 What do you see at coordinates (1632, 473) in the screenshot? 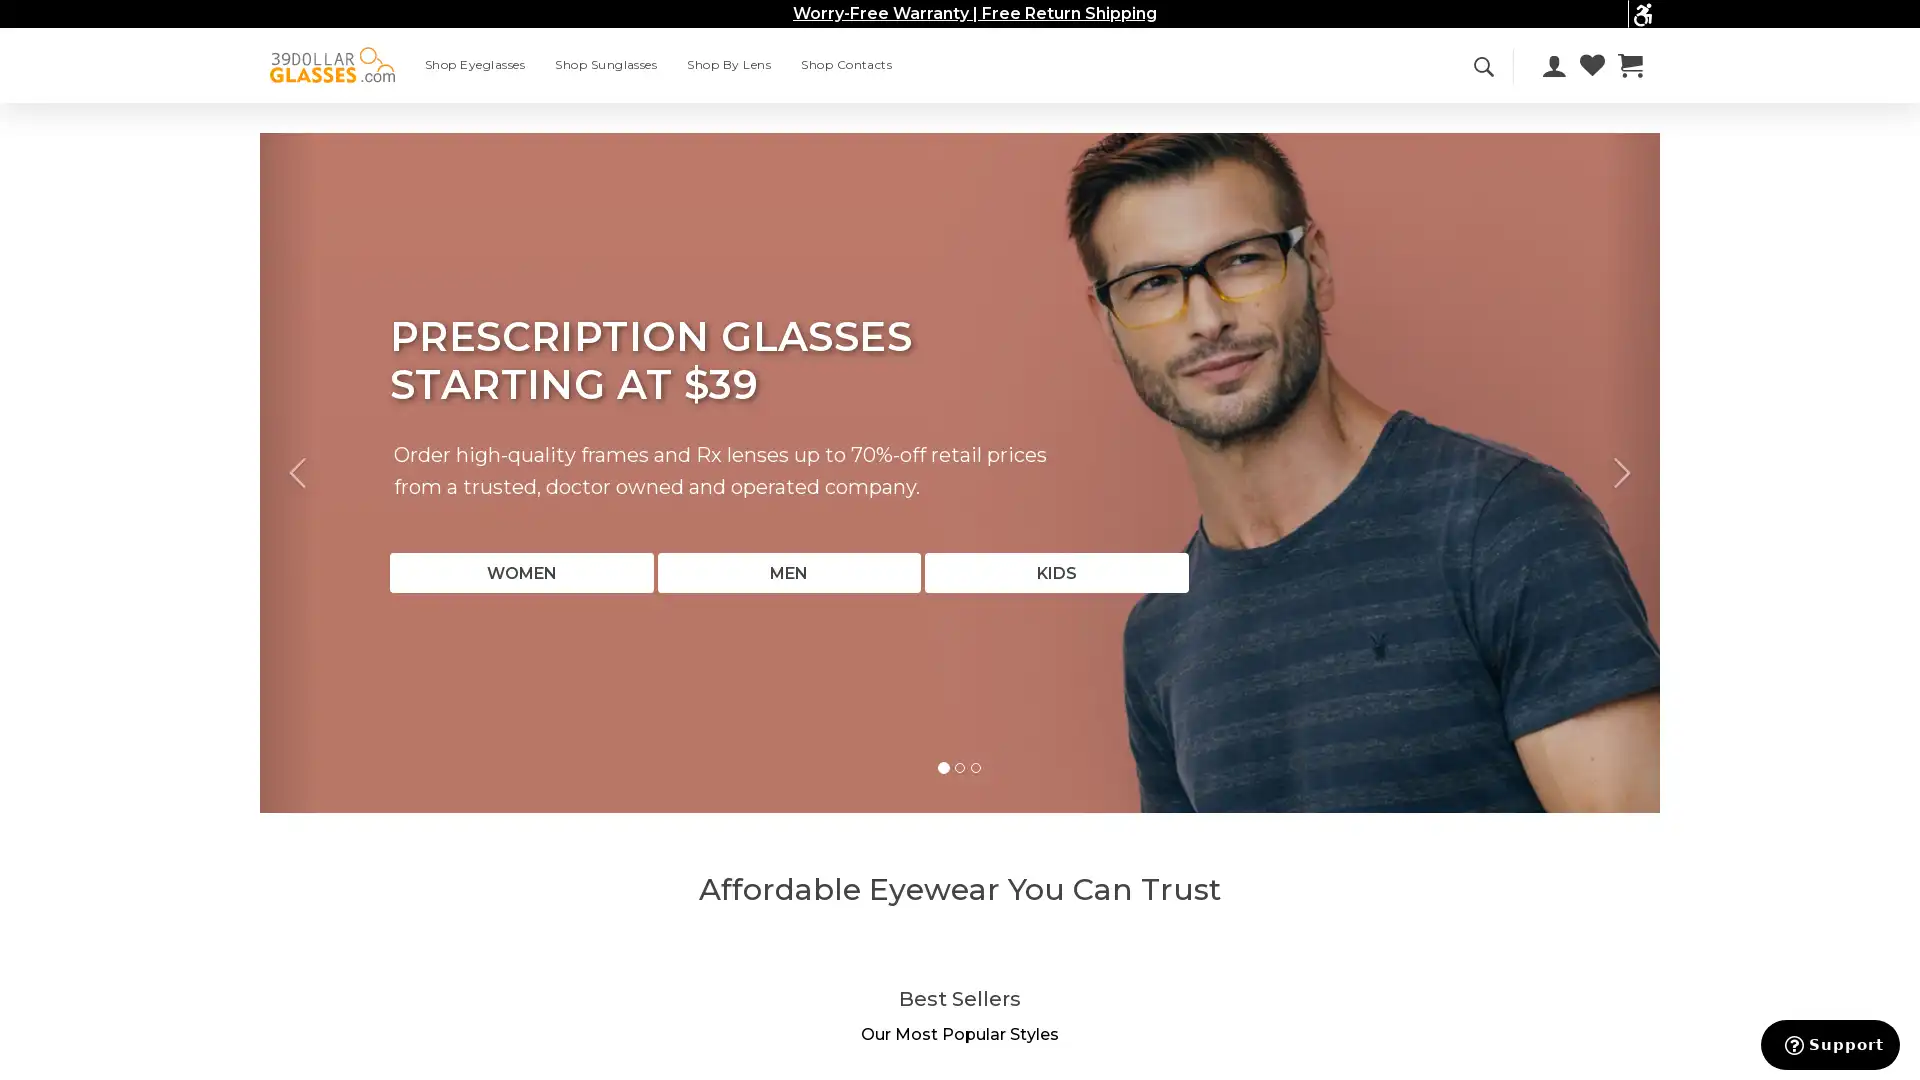
I see `Next` at bounding box center [1632, 473].